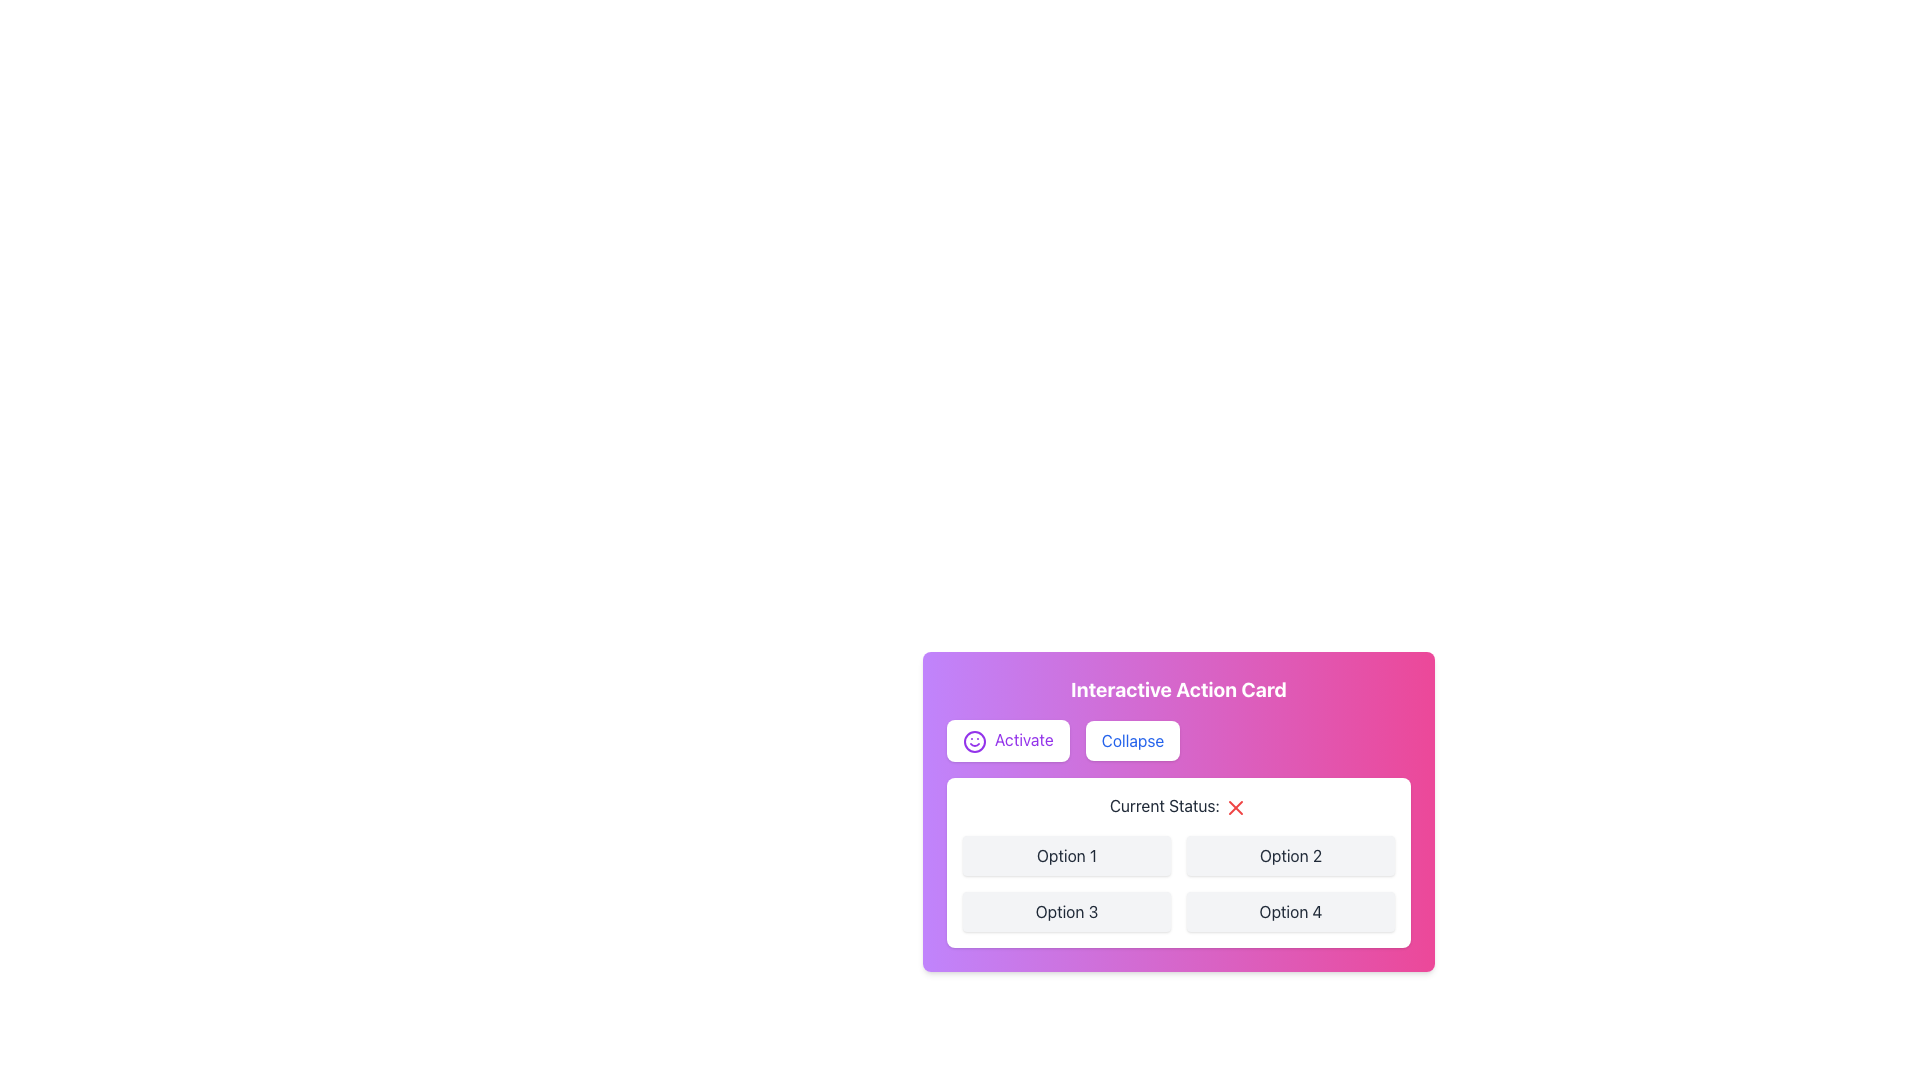  I want to click on the button labeled 'Option 4' located in the bottom-right corner of the grid layout, so click(1291, 910).